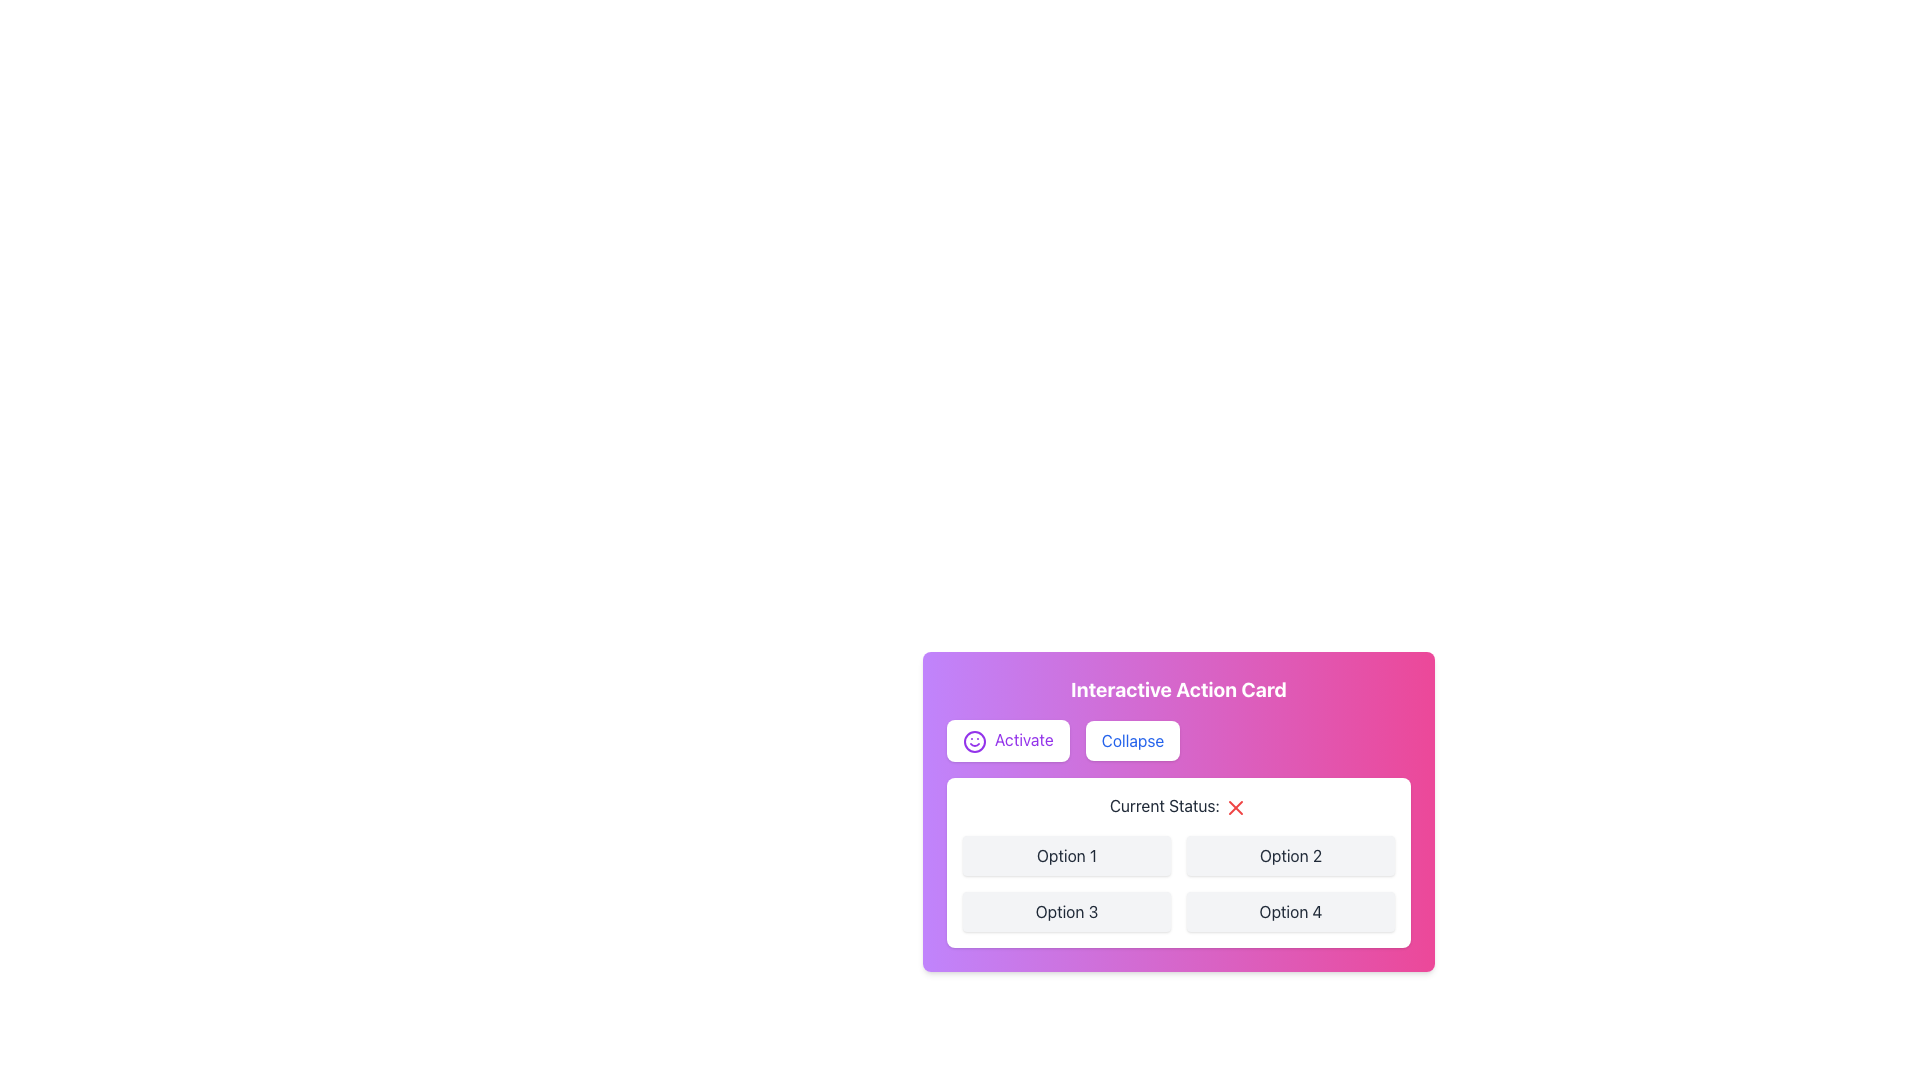  I want to click on the button labeled 'Option 4' located in the bottom-right corner of the grid layout, so click(1291, 910).